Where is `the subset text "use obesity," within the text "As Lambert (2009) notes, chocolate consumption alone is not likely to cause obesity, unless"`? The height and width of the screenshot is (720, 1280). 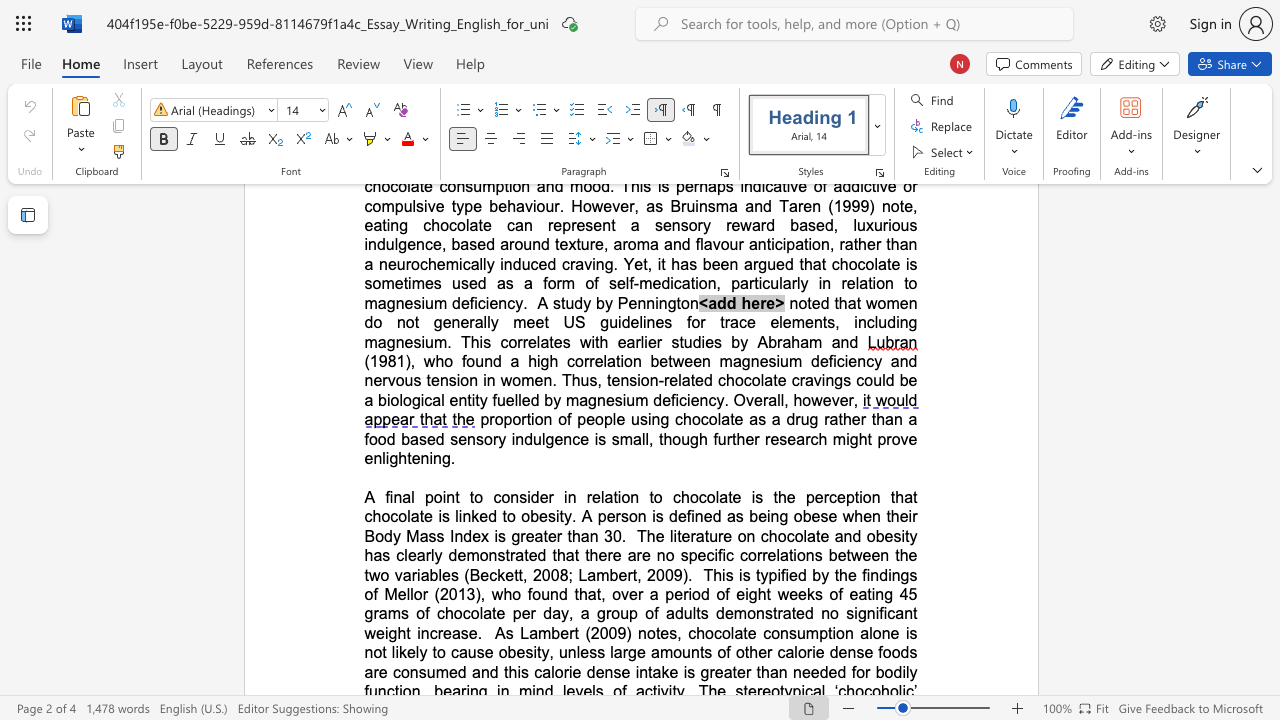 the subset text "use obesity," within the text "As Lambert (2009) notes, chocolate consumption alone is not likely to cause obesity, unless" is located at coordinates (466, 652).